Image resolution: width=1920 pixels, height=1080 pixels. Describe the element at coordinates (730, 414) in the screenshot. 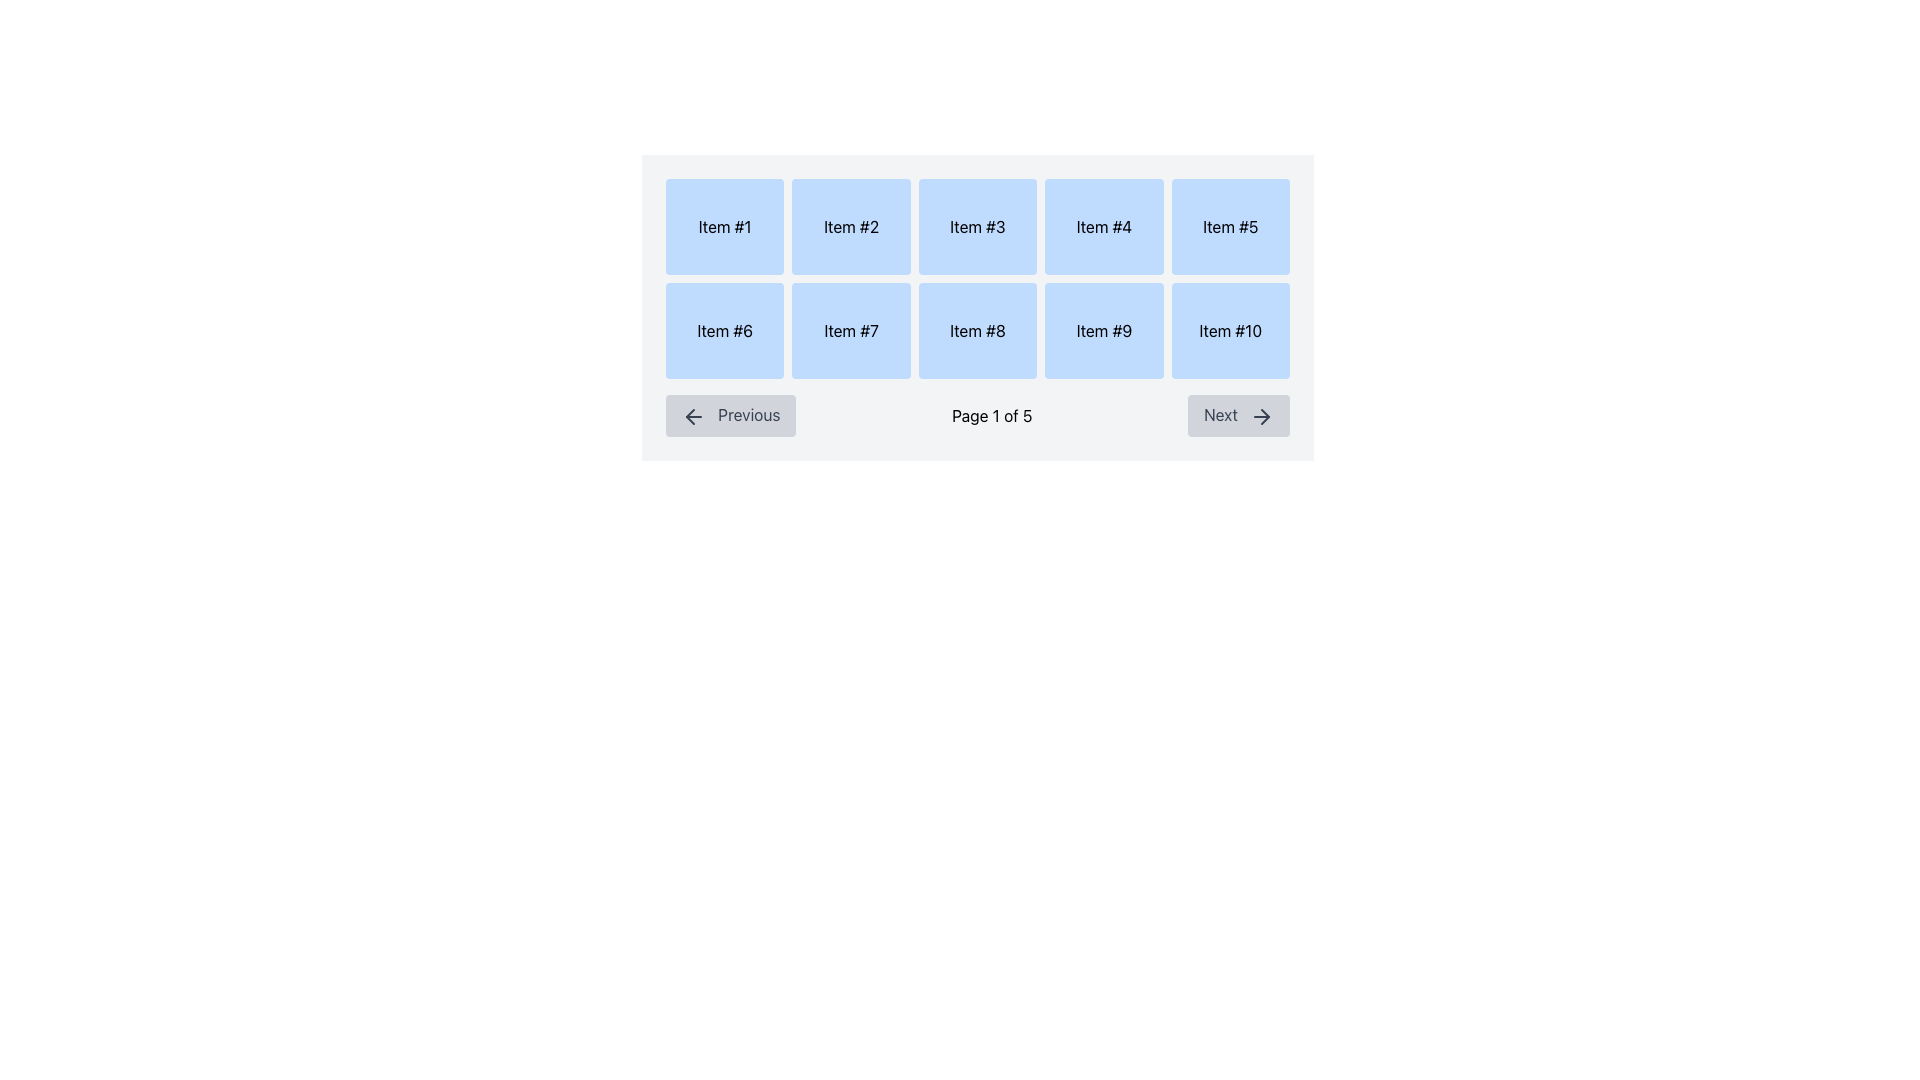

I see `the 'Previous' button, which is a rectangular button with a light gray background, rounded corners, and an arrow icon pointing left, located on the left side of the pagination control panel` at that location.